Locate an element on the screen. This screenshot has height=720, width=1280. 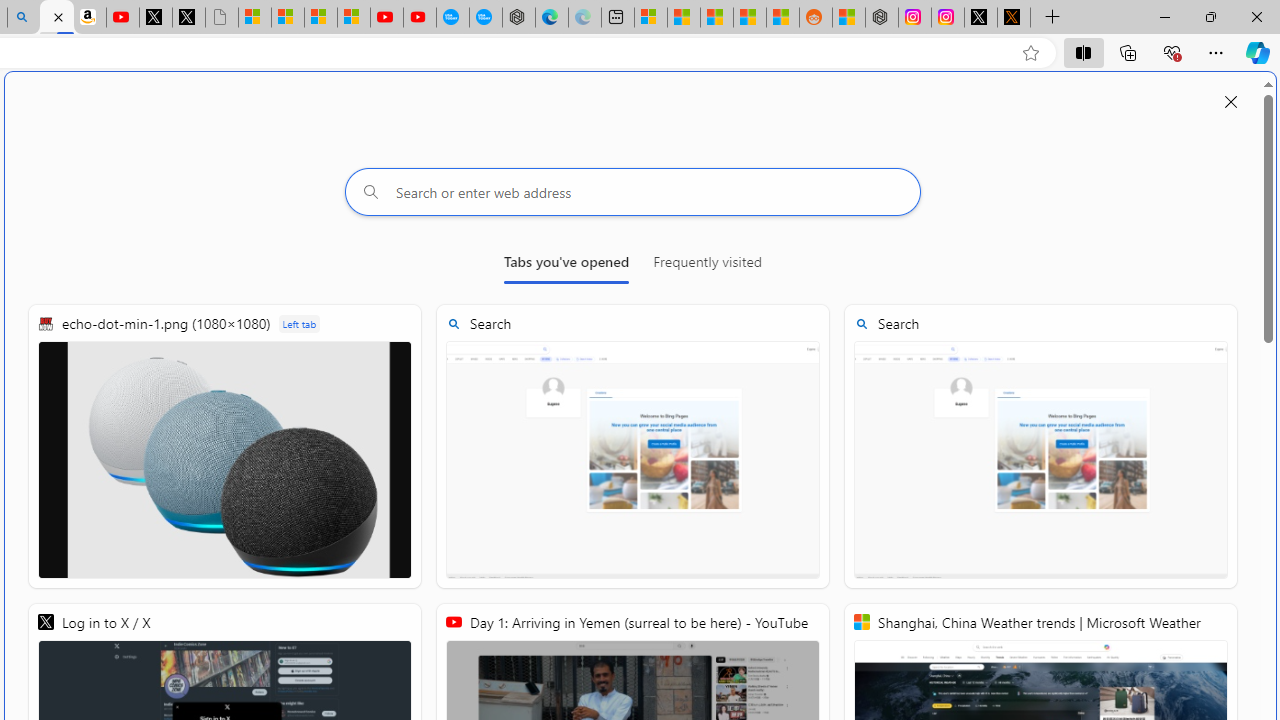
'Restore' is located at coordinates (1209, 16).